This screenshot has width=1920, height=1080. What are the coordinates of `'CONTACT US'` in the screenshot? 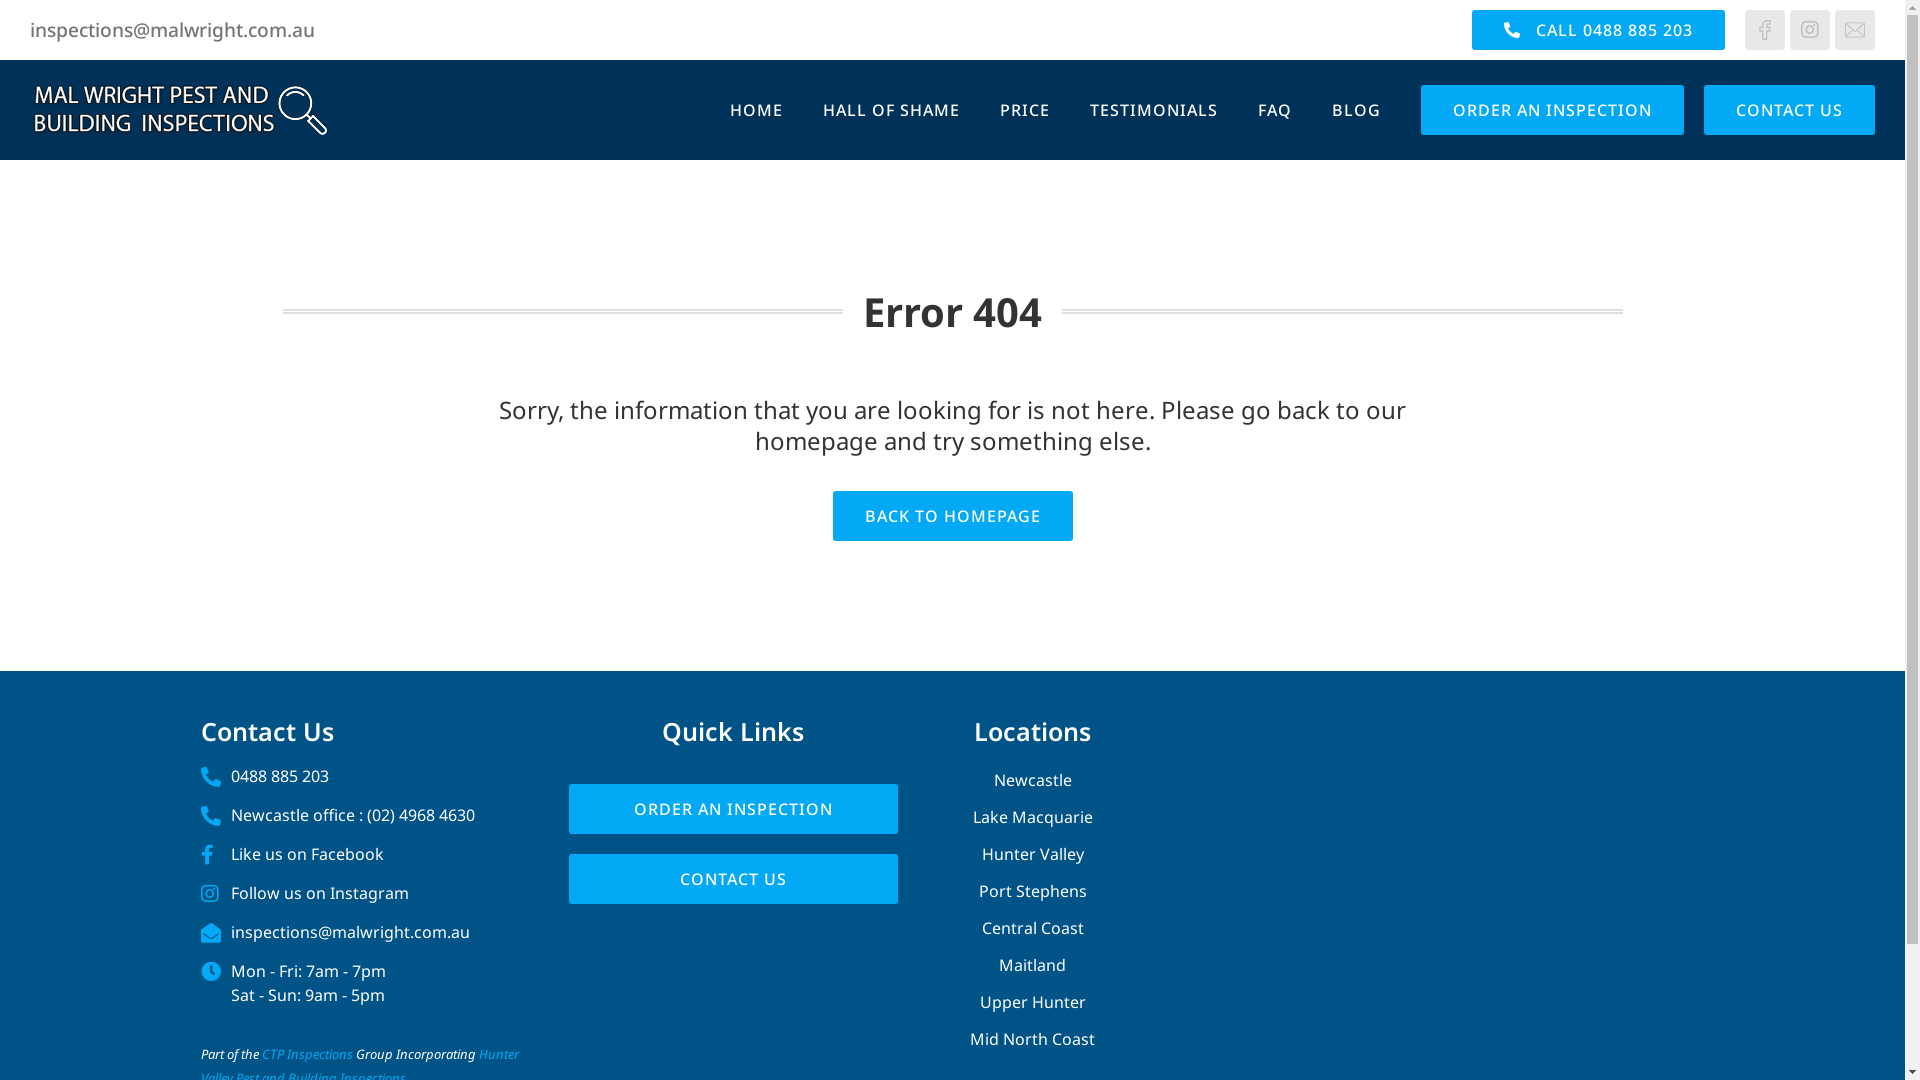 It's located at (1789, 110).